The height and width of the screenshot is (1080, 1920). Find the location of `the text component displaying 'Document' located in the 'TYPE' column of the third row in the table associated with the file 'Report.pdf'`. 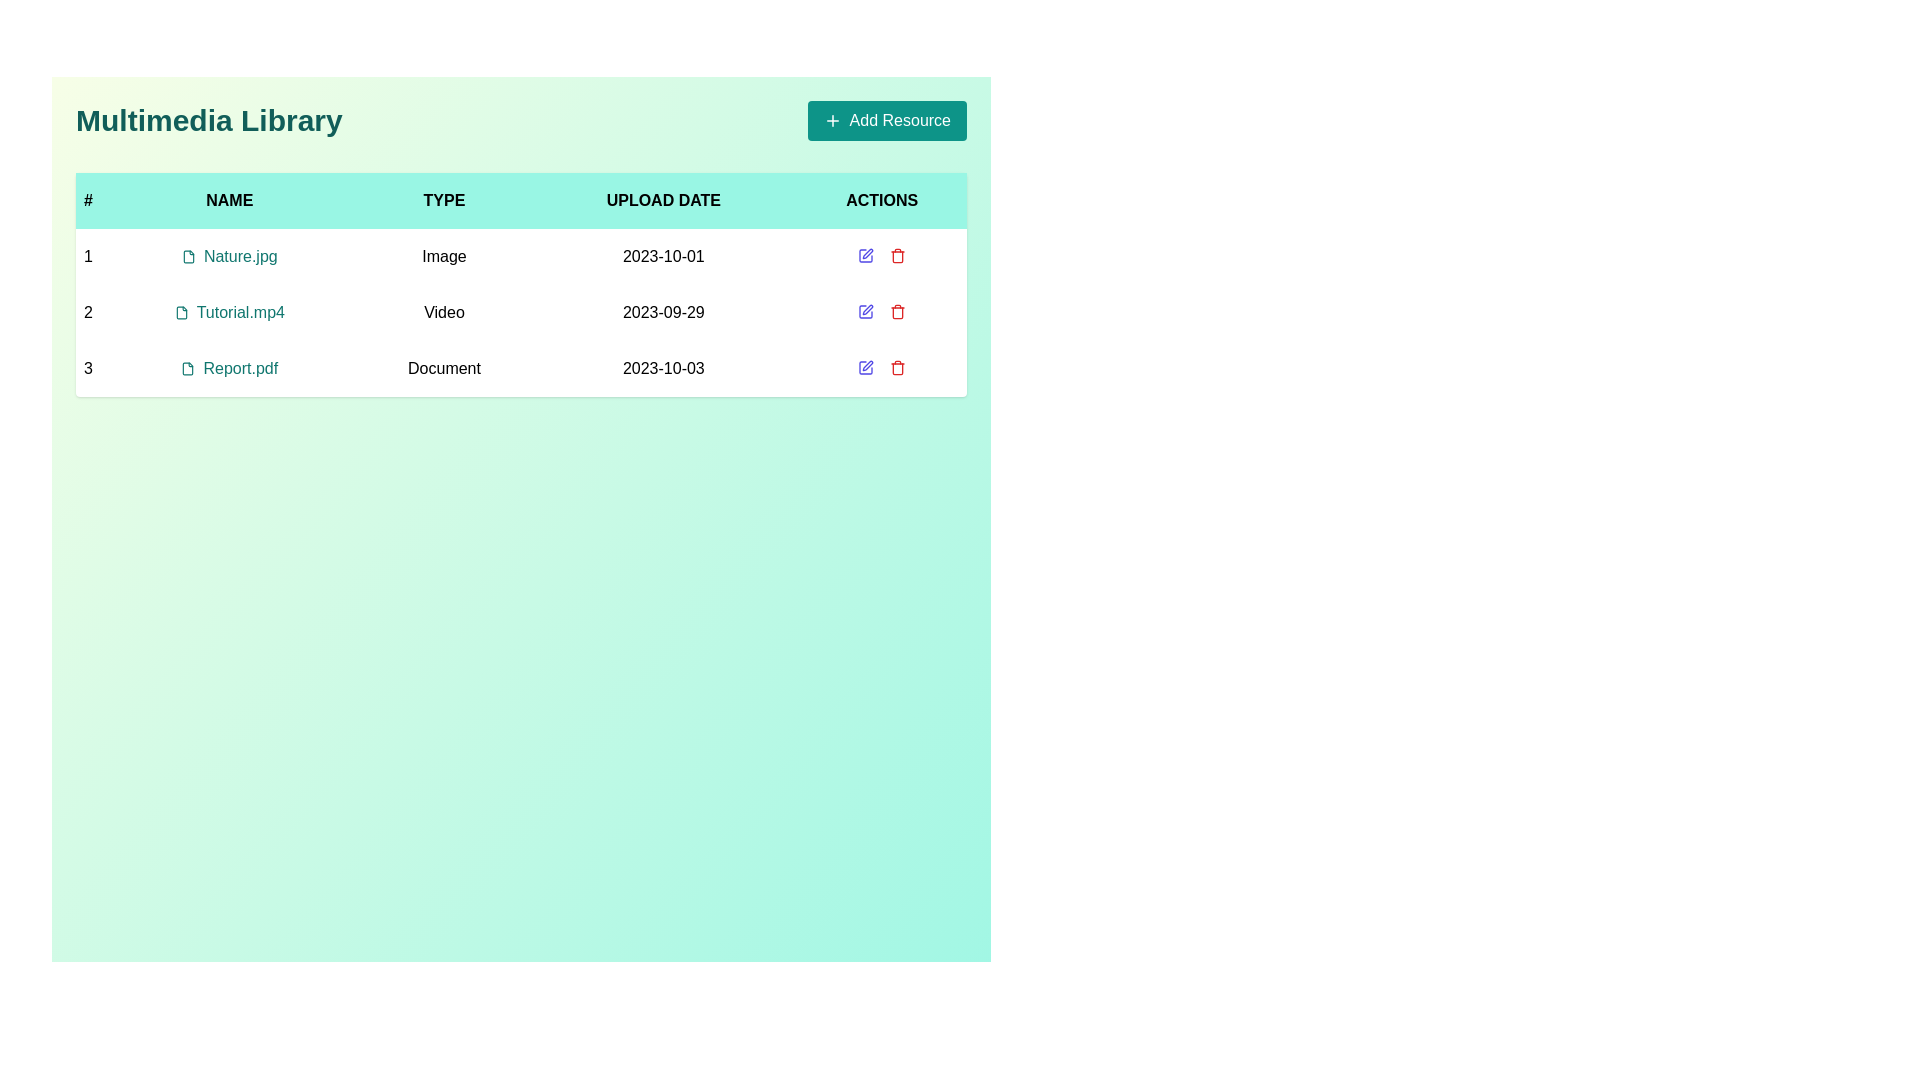

the text component displaying 'Document' located in the 'TYPE' column of the third row in the table associated with the file 'Report.pdf' is located at coordinates (443, 369).